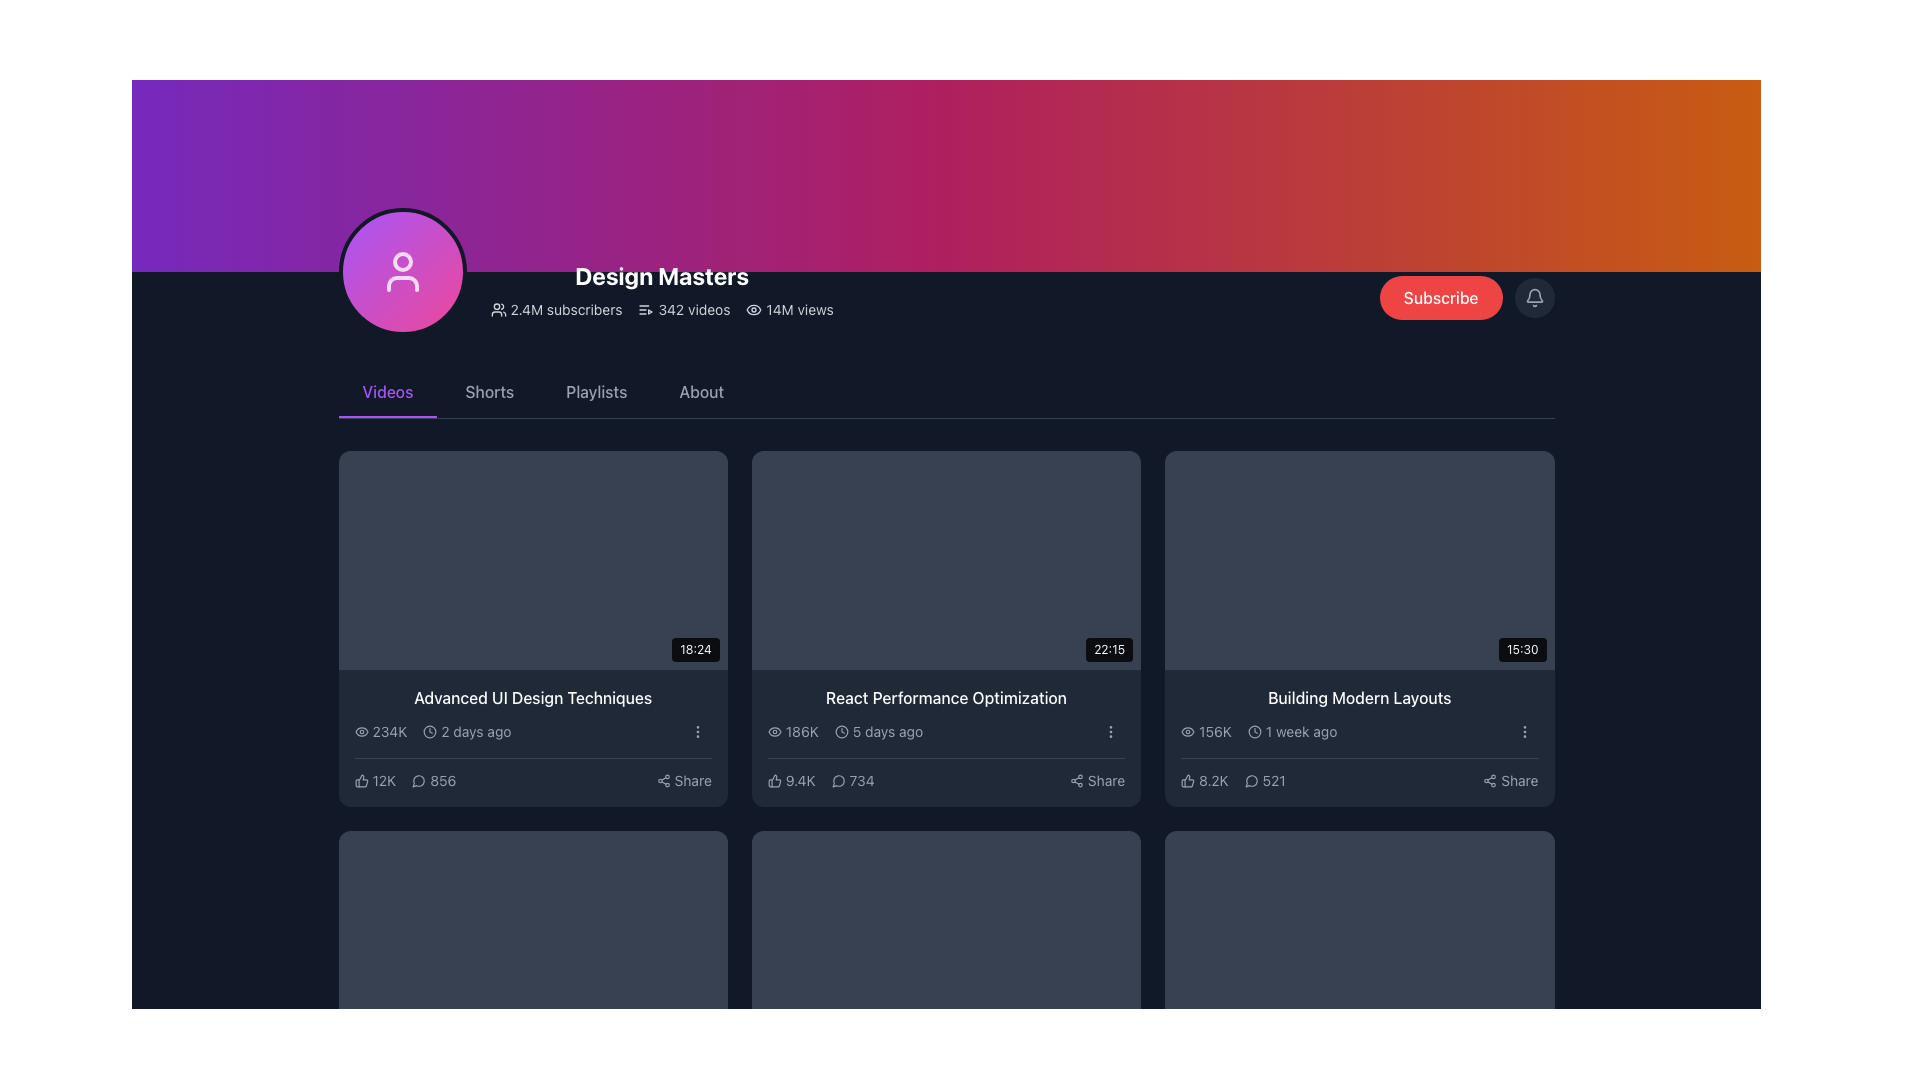  Describe the element at coordinates (1441, 297) in the screenshot. I see `the 'Subscribe' button with a red background and rounded edges` at that location.